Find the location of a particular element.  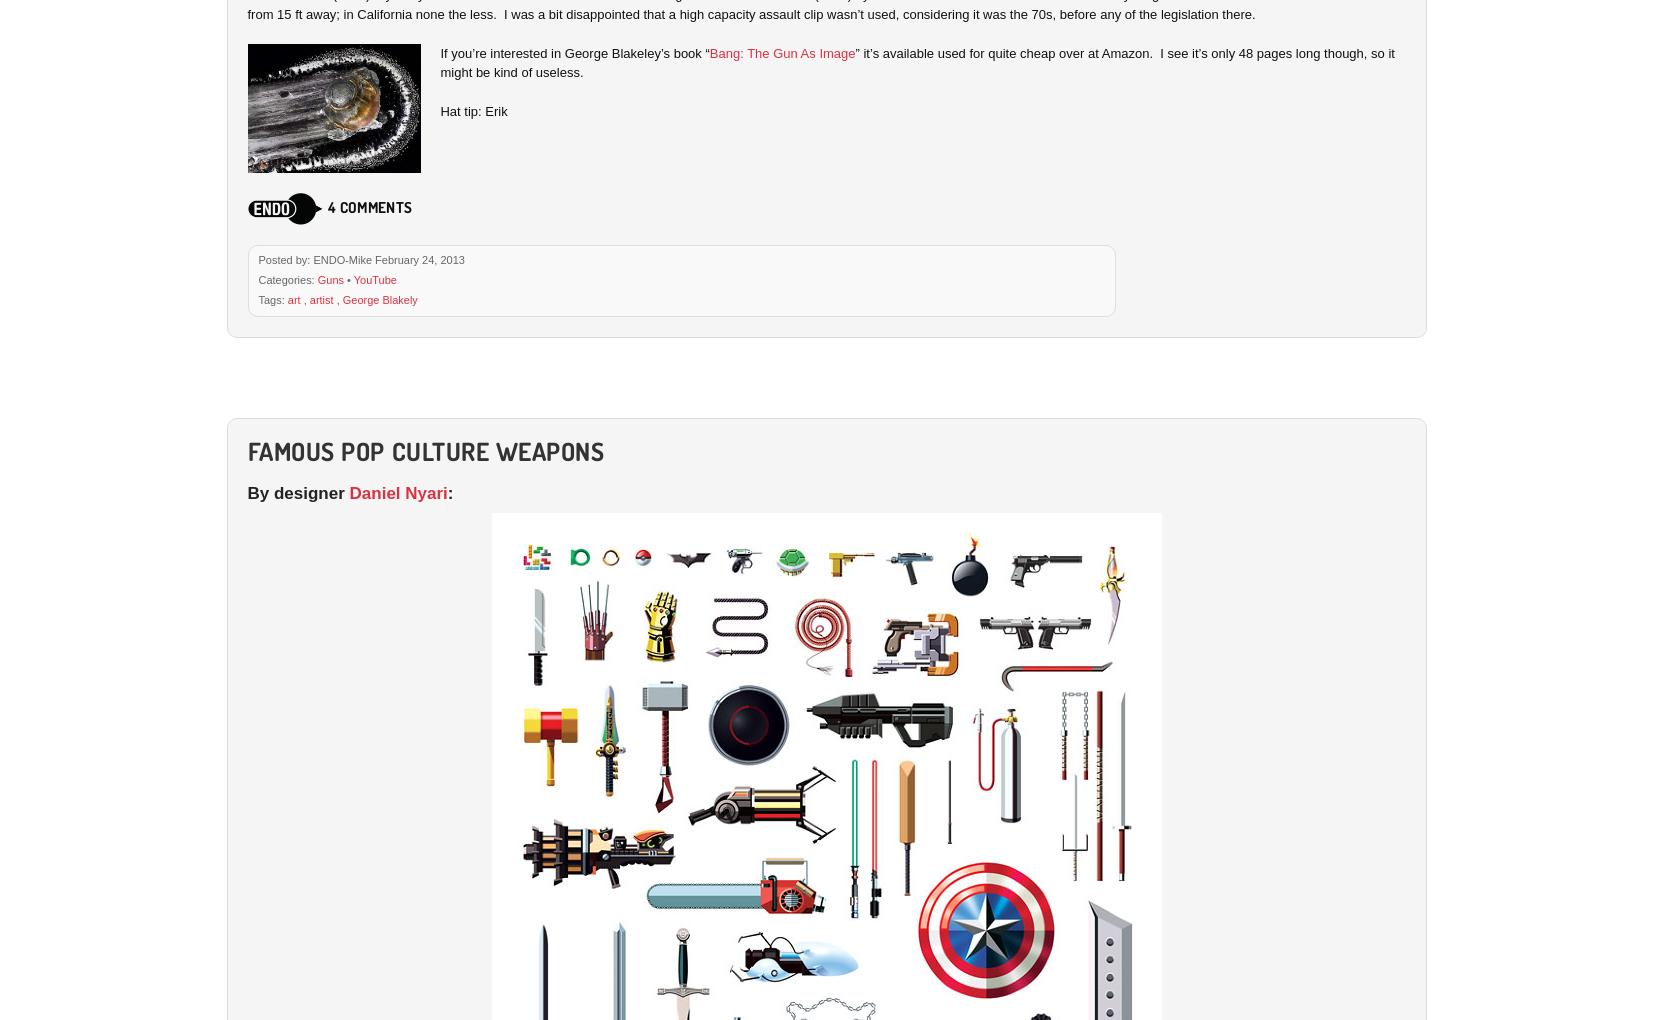

'Posted by: ENDO-Mike February 24, 2013' is located at coordinates (360, 258).